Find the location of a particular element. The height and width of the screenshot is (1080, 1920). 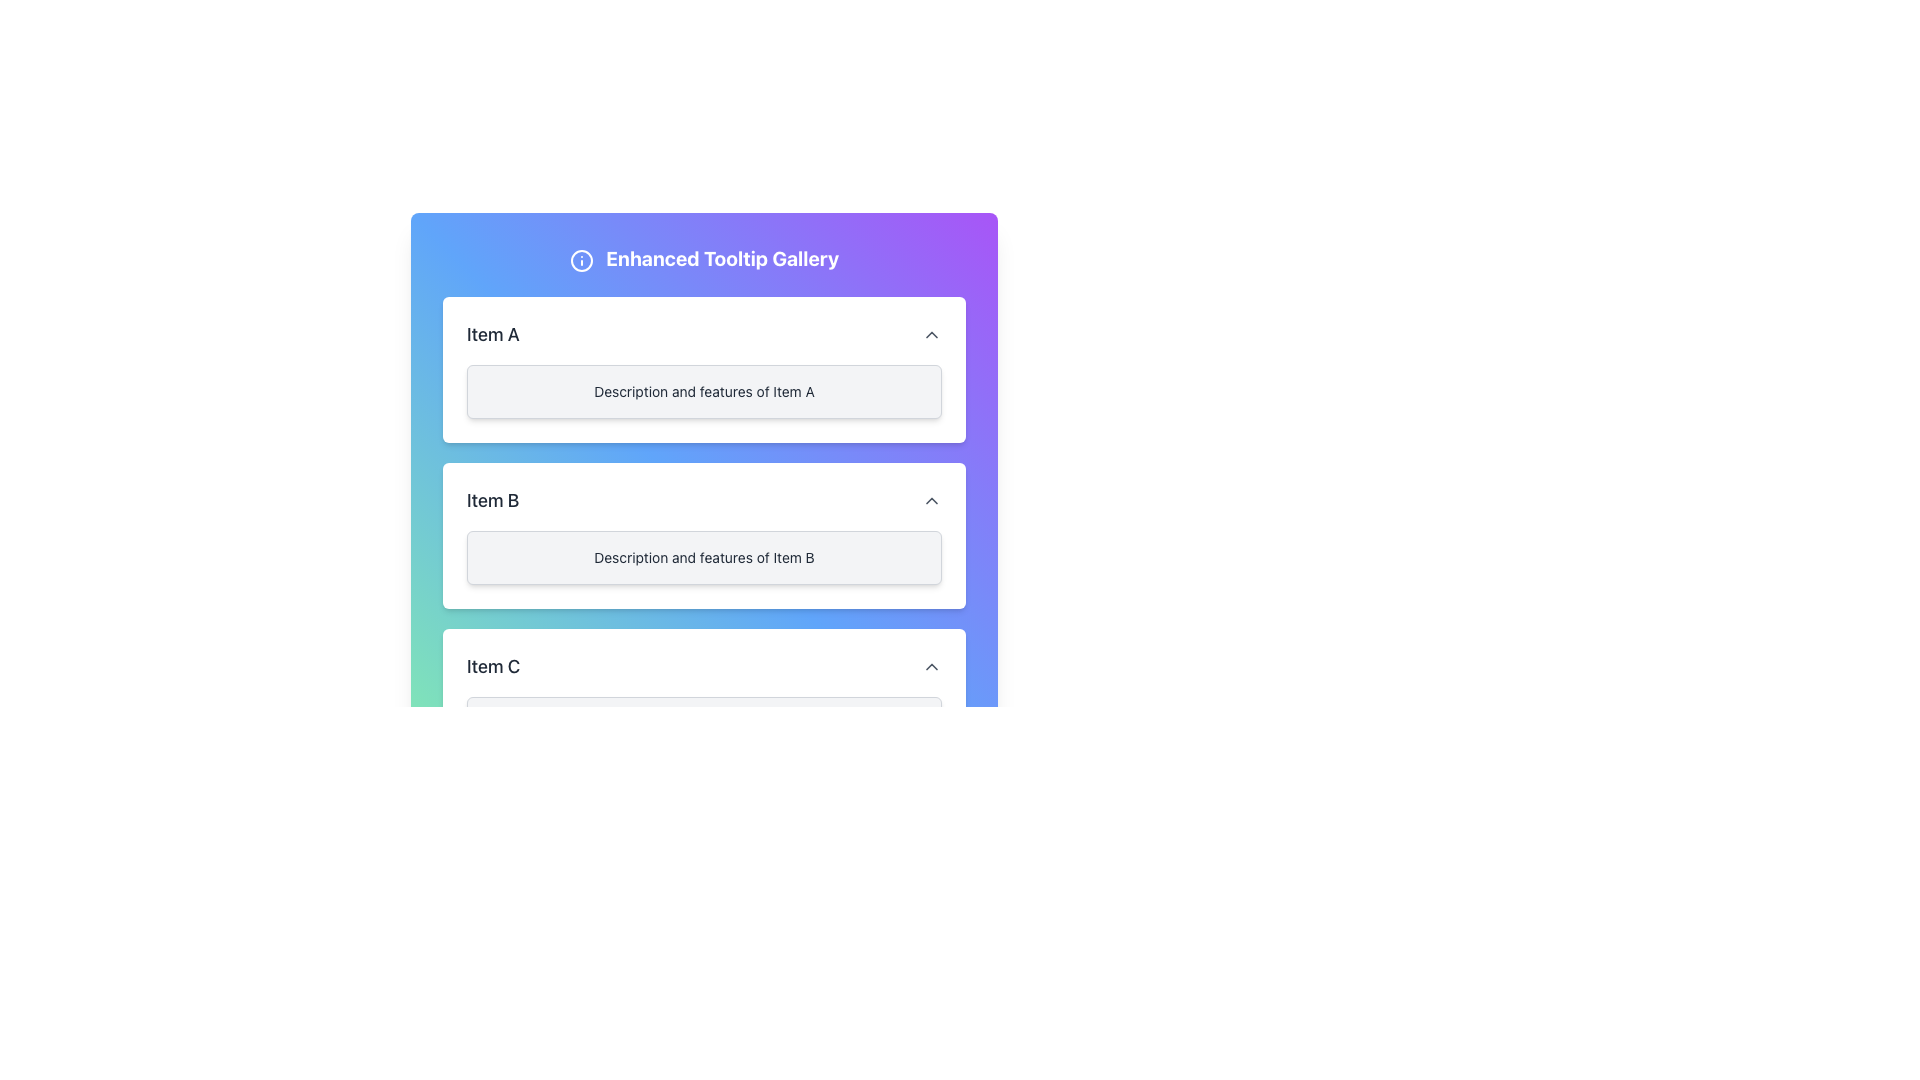

the Informational Panel labeled 'Item B' is located at coordinates (704, 535).